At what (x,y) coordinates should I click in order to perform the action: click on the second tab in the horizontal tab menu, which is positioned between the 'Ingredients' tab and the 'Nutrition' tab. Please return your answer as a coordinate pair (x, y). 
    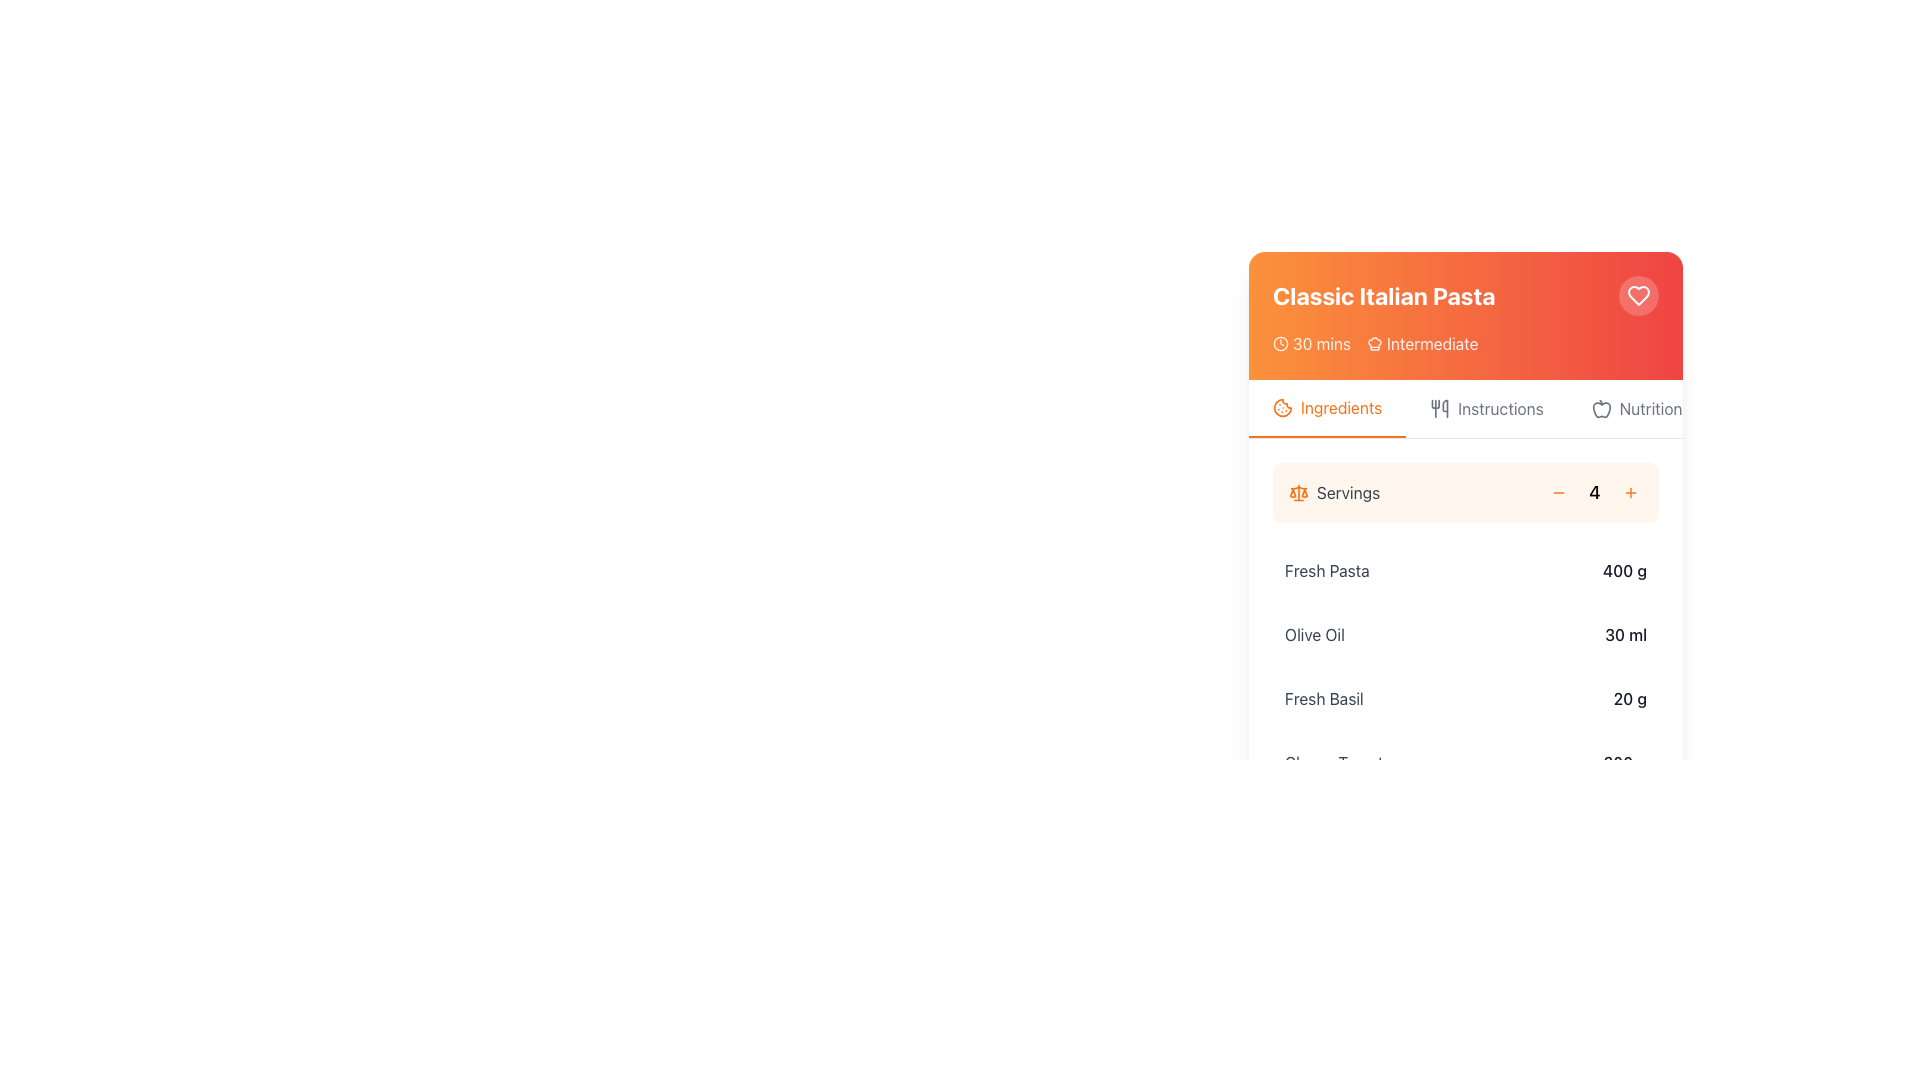
    Looking at the image, I should click on (1465, 407).